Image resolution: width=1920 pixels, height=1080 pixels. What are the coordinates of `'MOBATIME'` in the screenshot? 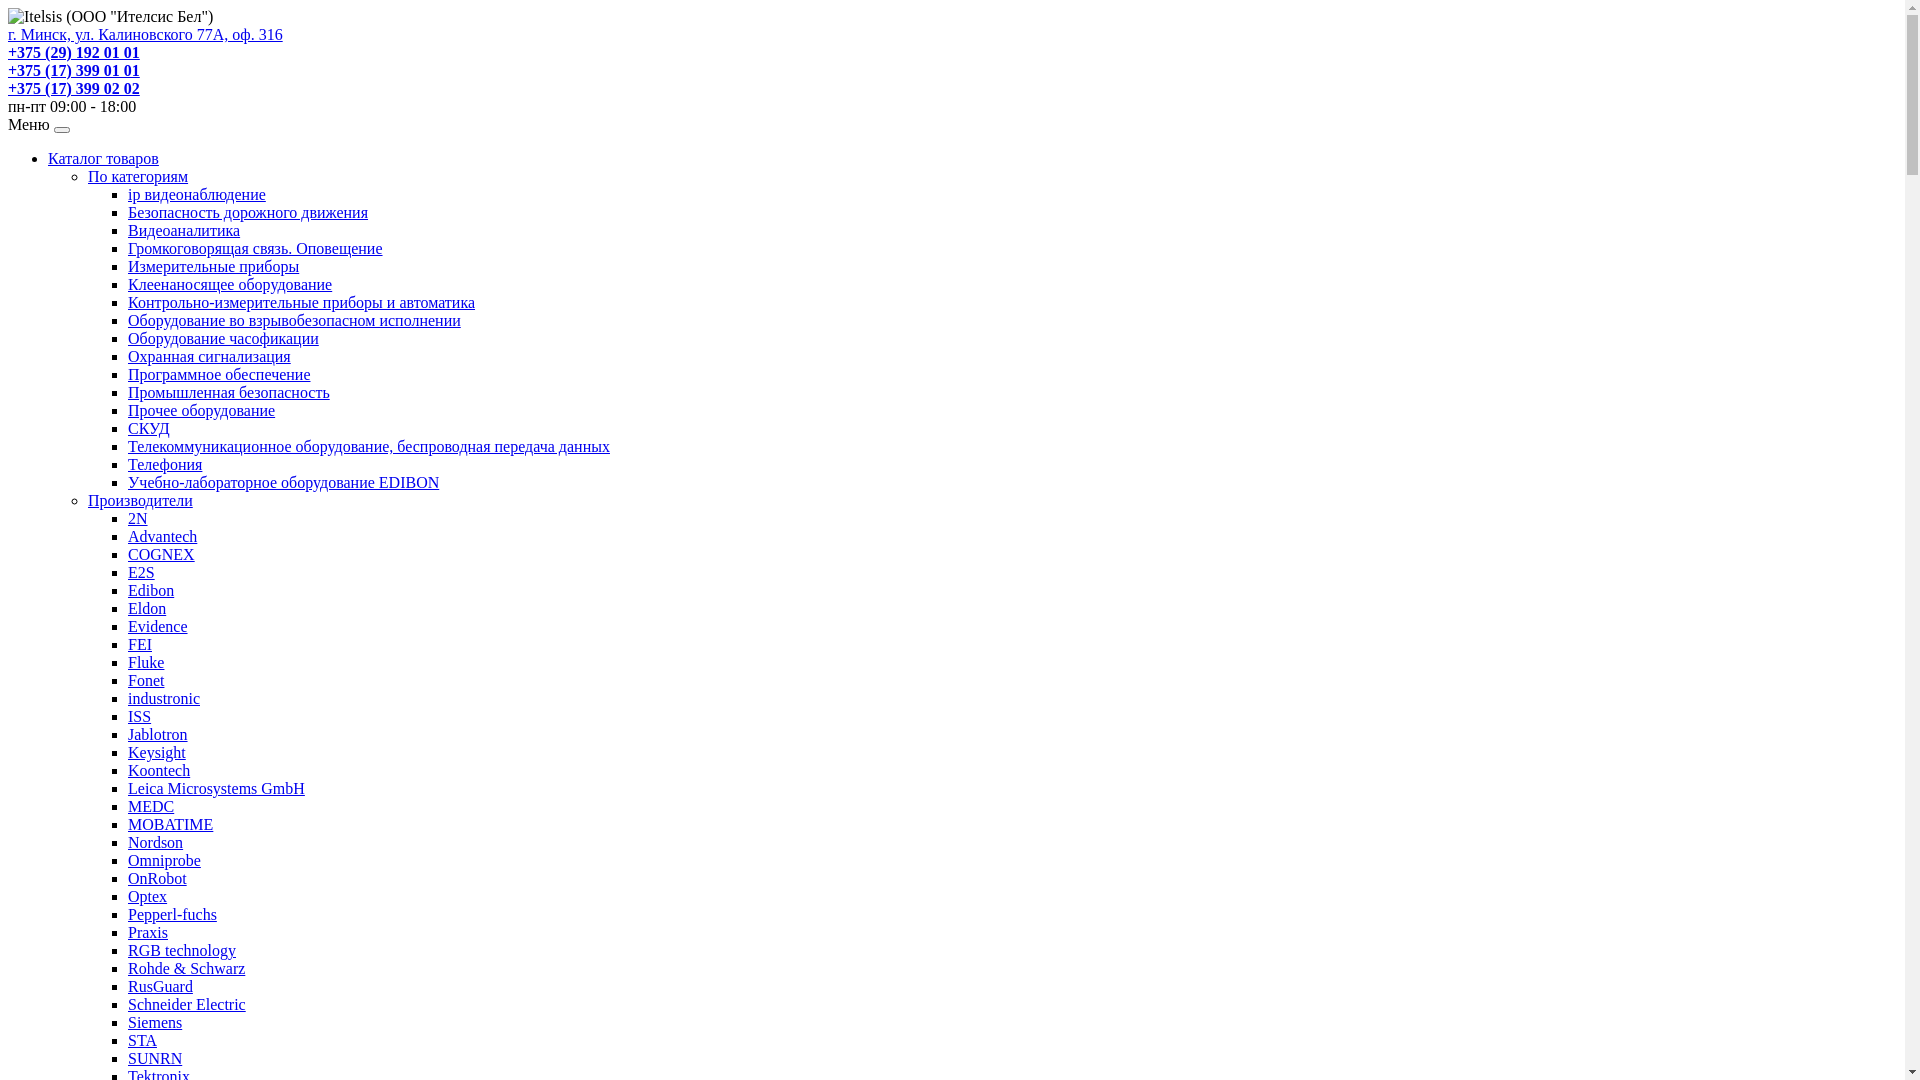 It's located at (127, 824).